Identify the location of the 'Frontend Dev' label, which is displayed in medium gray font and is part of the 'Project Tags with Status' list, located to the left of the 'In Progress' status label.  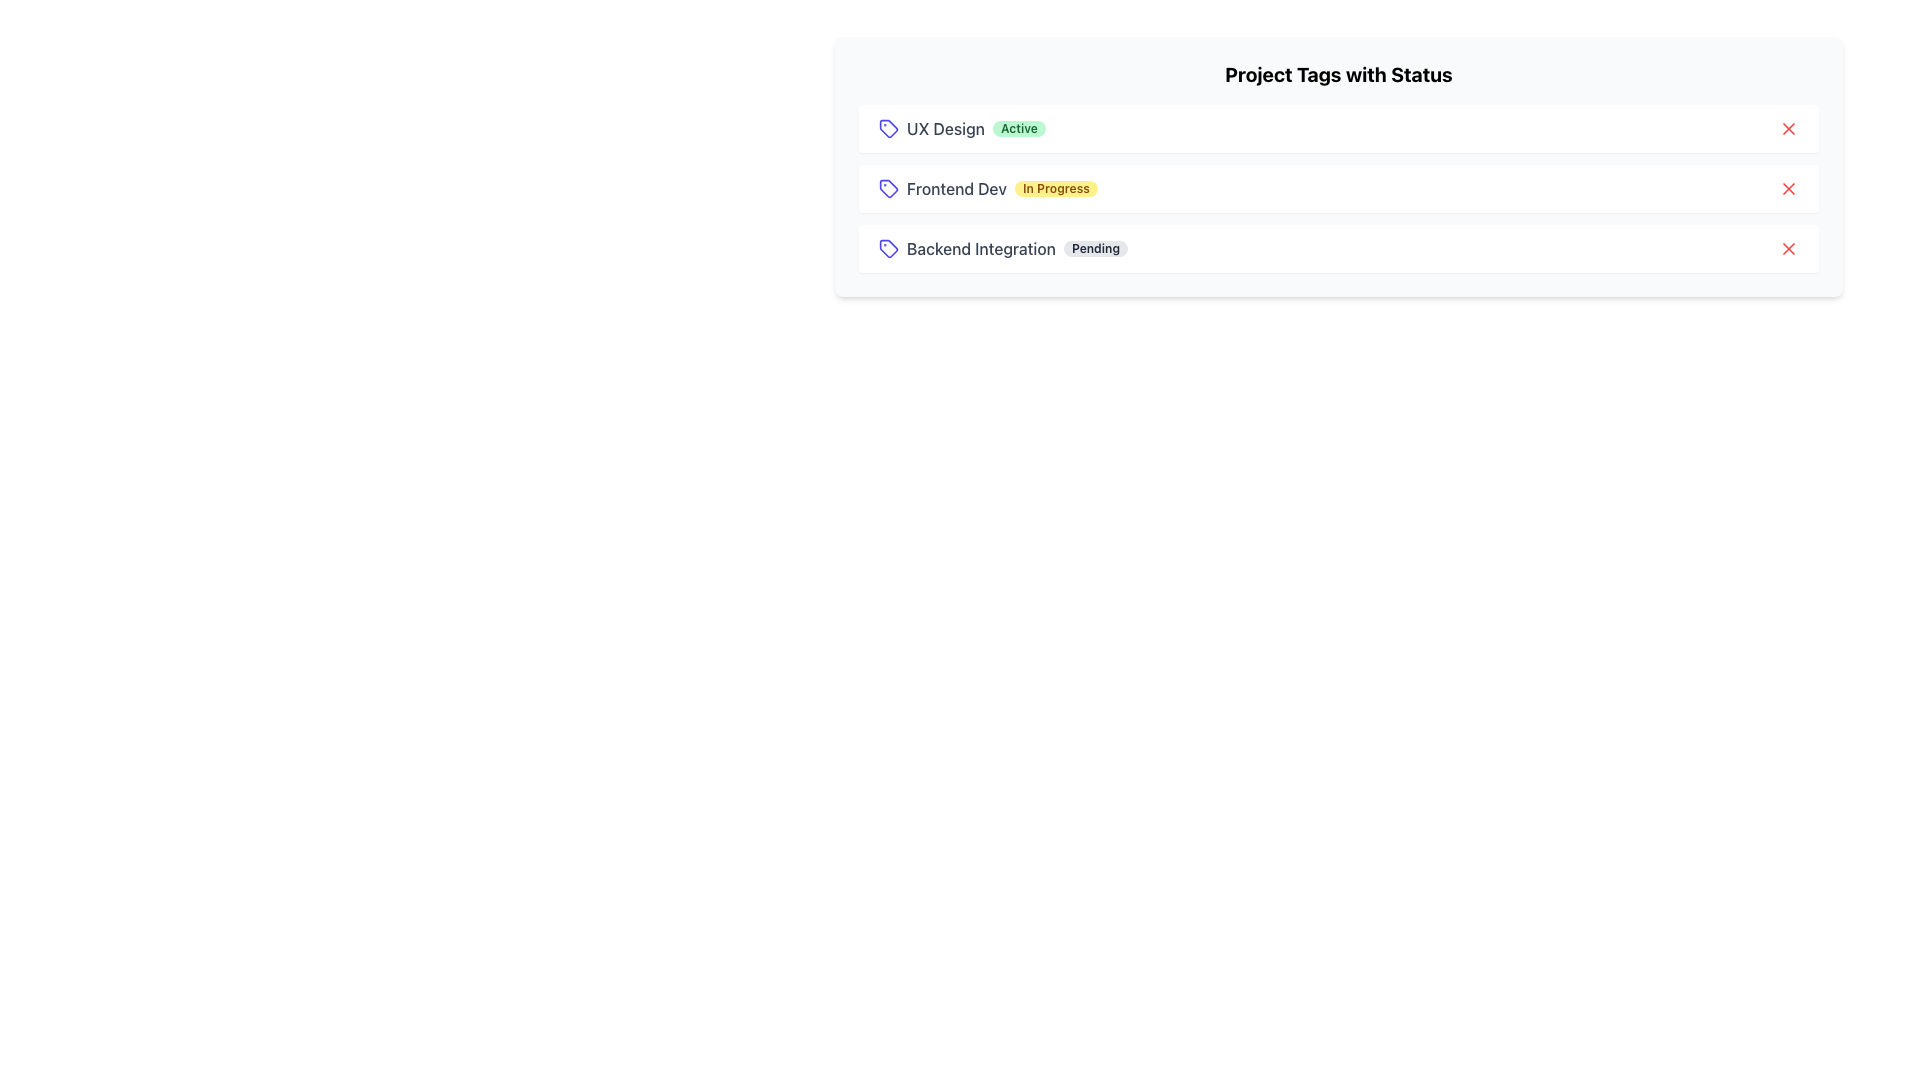
(955, 189).